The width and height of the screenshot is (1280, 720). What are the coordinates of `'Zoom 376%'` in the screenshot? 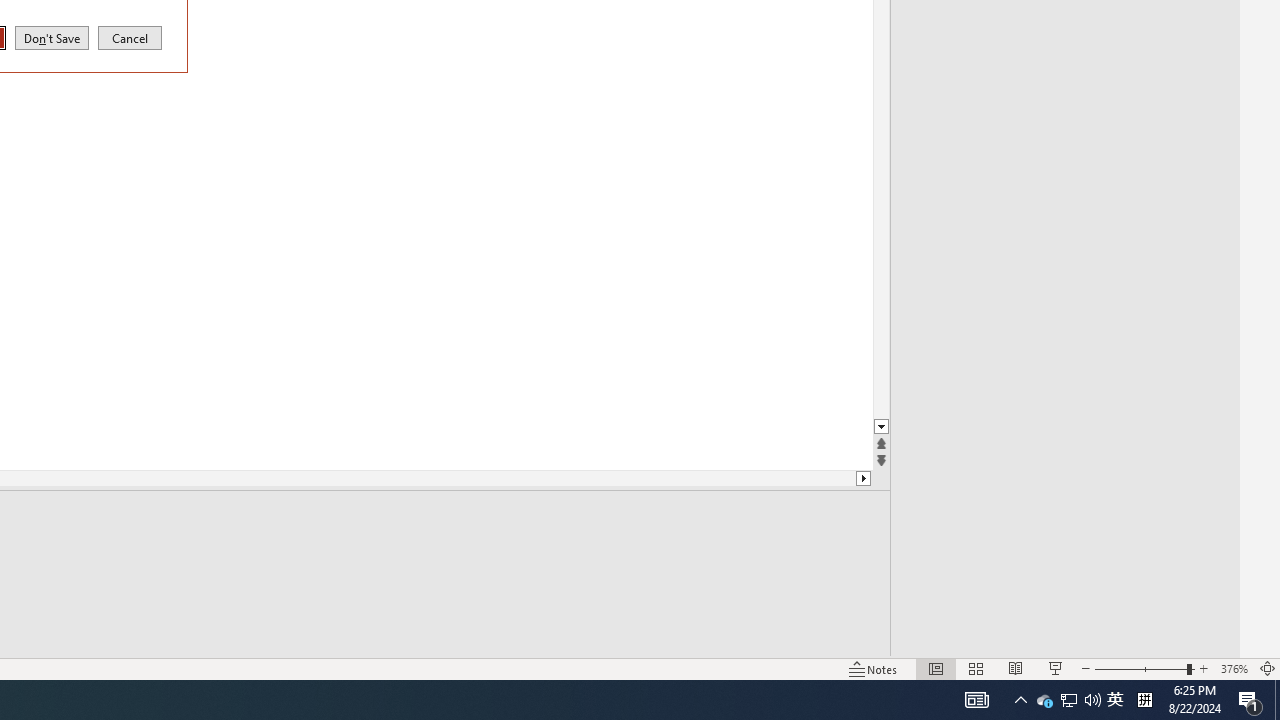 It's located at (1233, 669).